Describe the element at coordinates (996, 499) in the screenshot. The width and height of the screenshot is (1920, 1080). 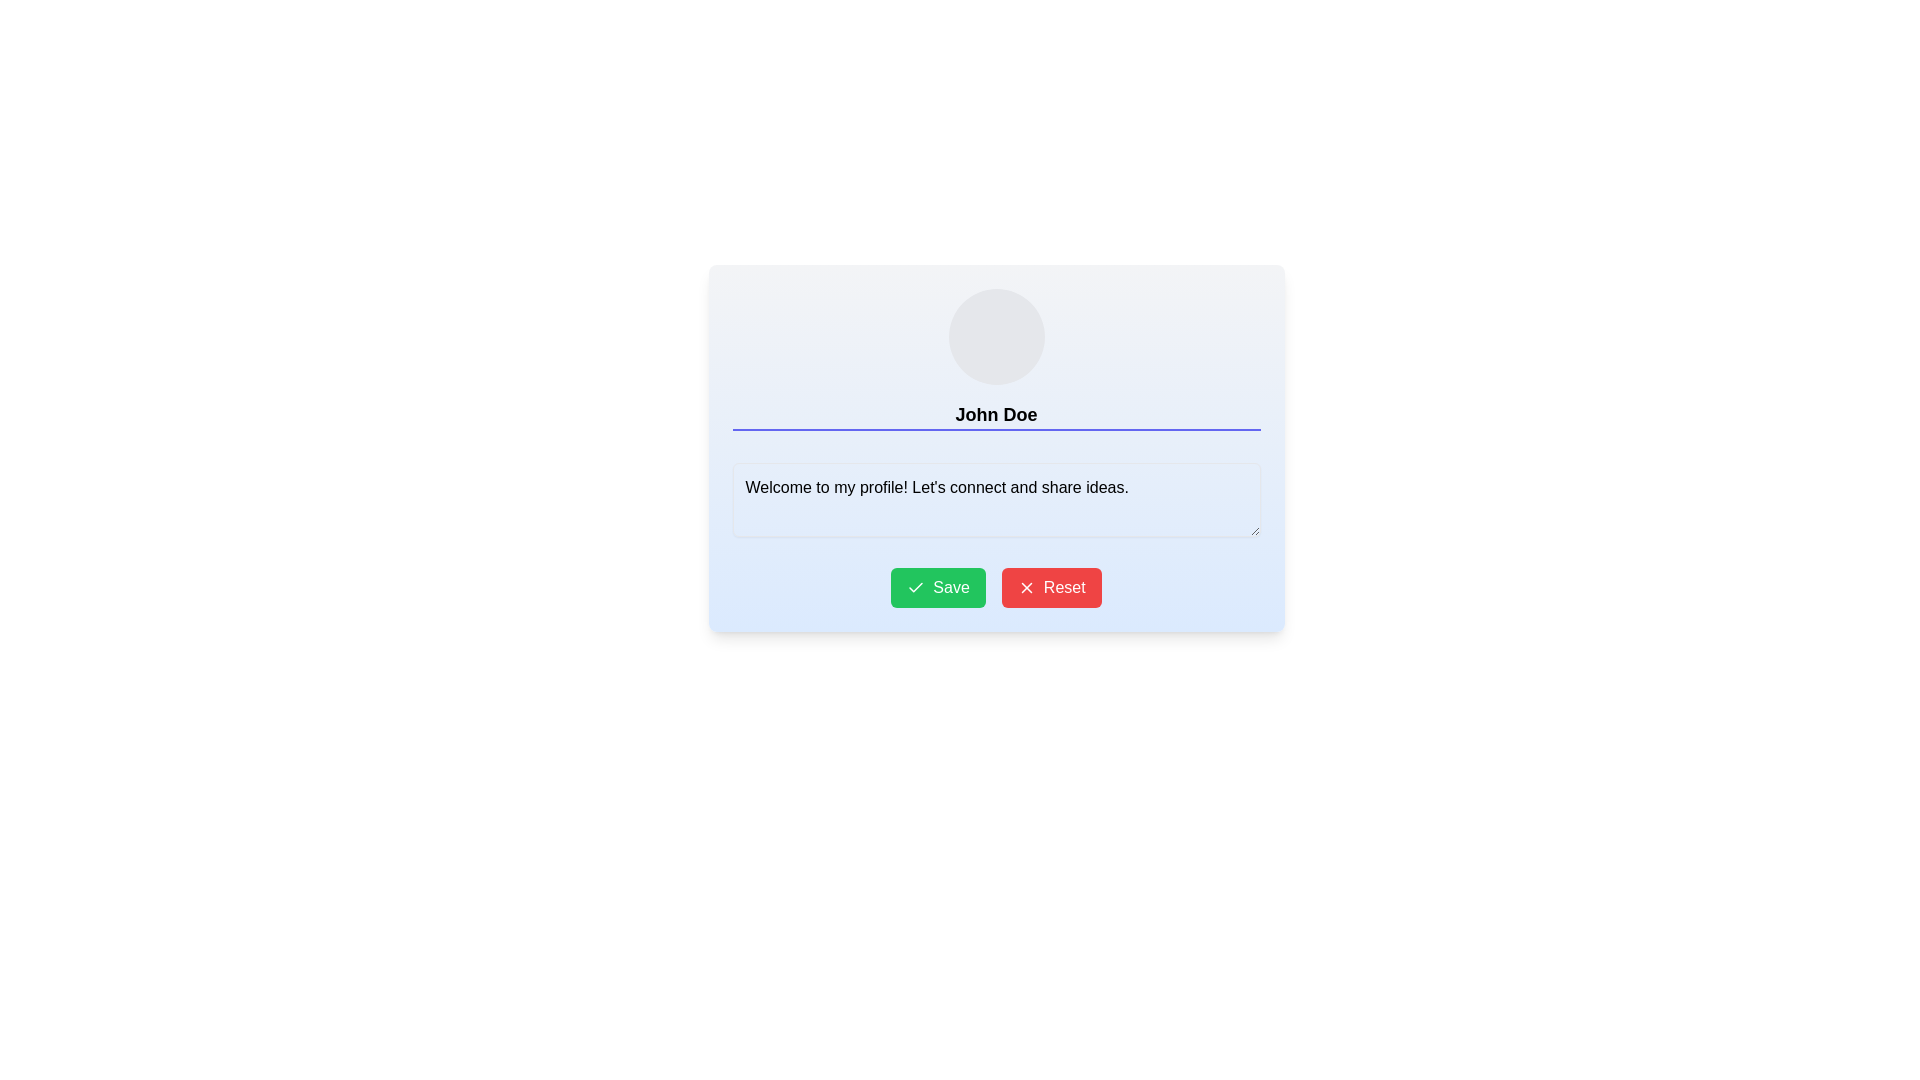
I see `the text input field styled with a slightly rounded rectangular outline and a transparent background, which displays the text 'Welcome to my profile! Let's connect and share ideas.'` at that location.